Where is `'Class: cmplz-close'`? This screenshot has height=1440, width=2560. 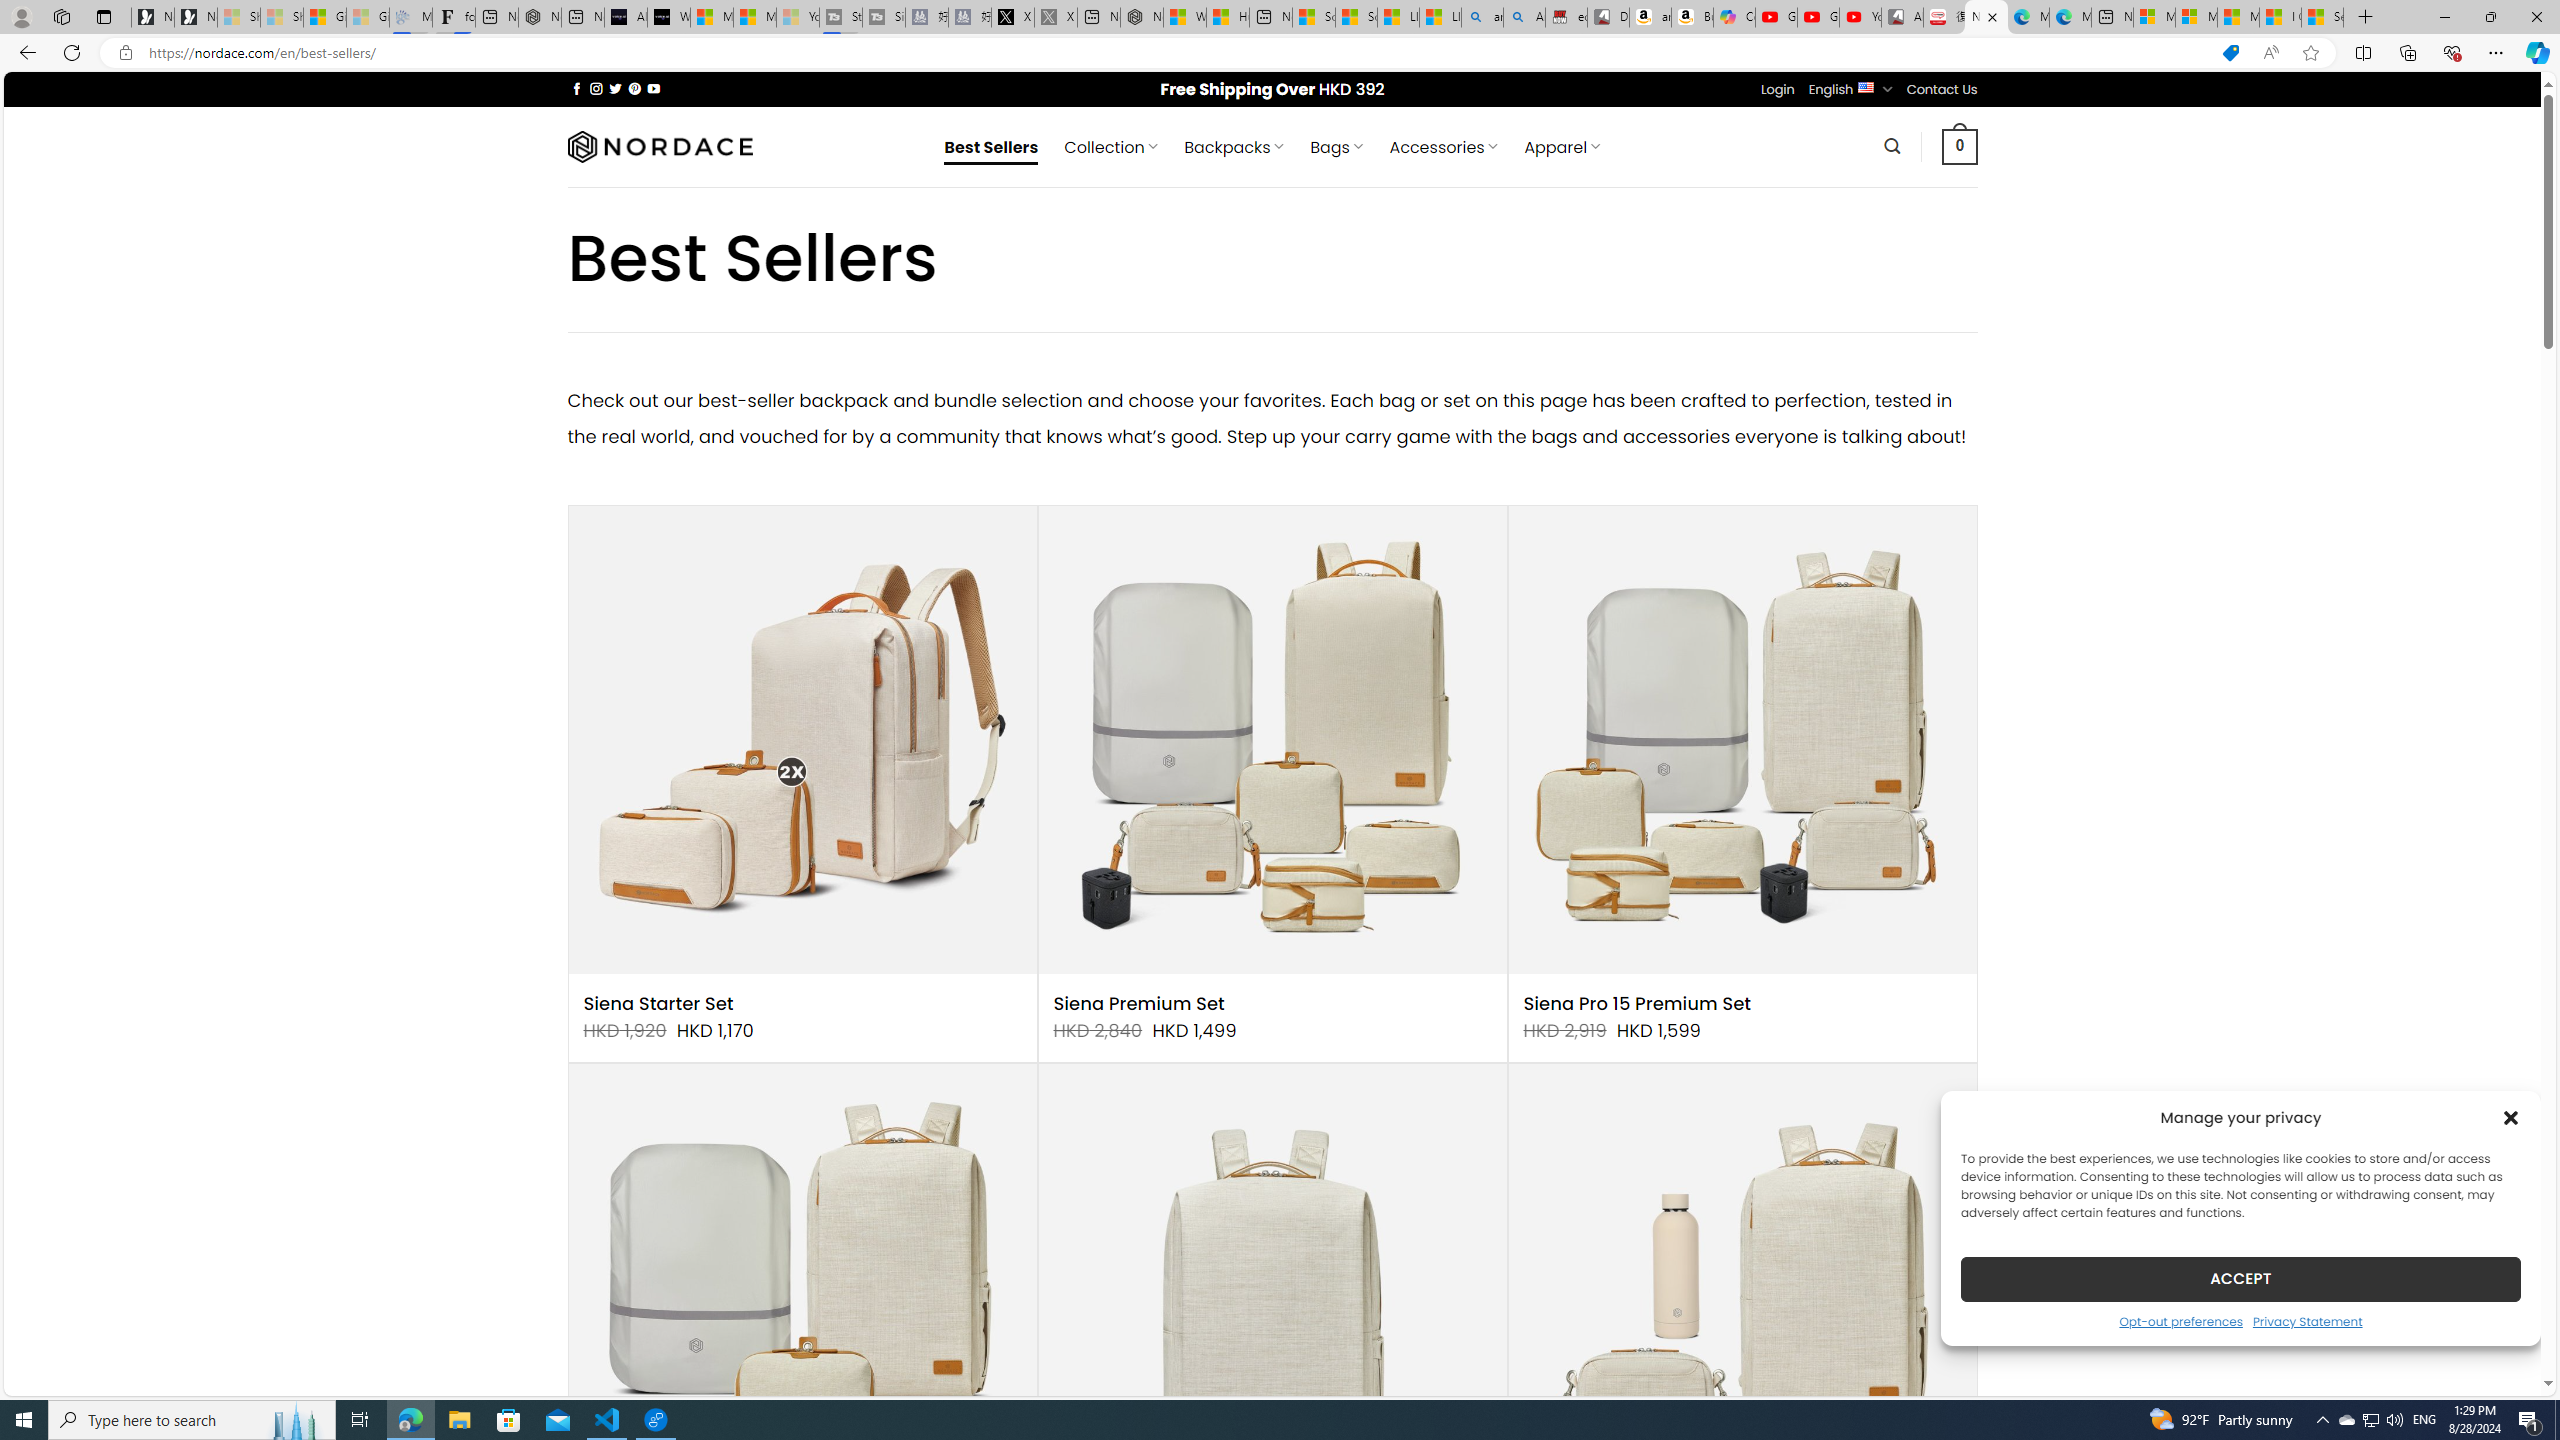
'Class: cmplz-close' is located at coordinates (2511, 1117).